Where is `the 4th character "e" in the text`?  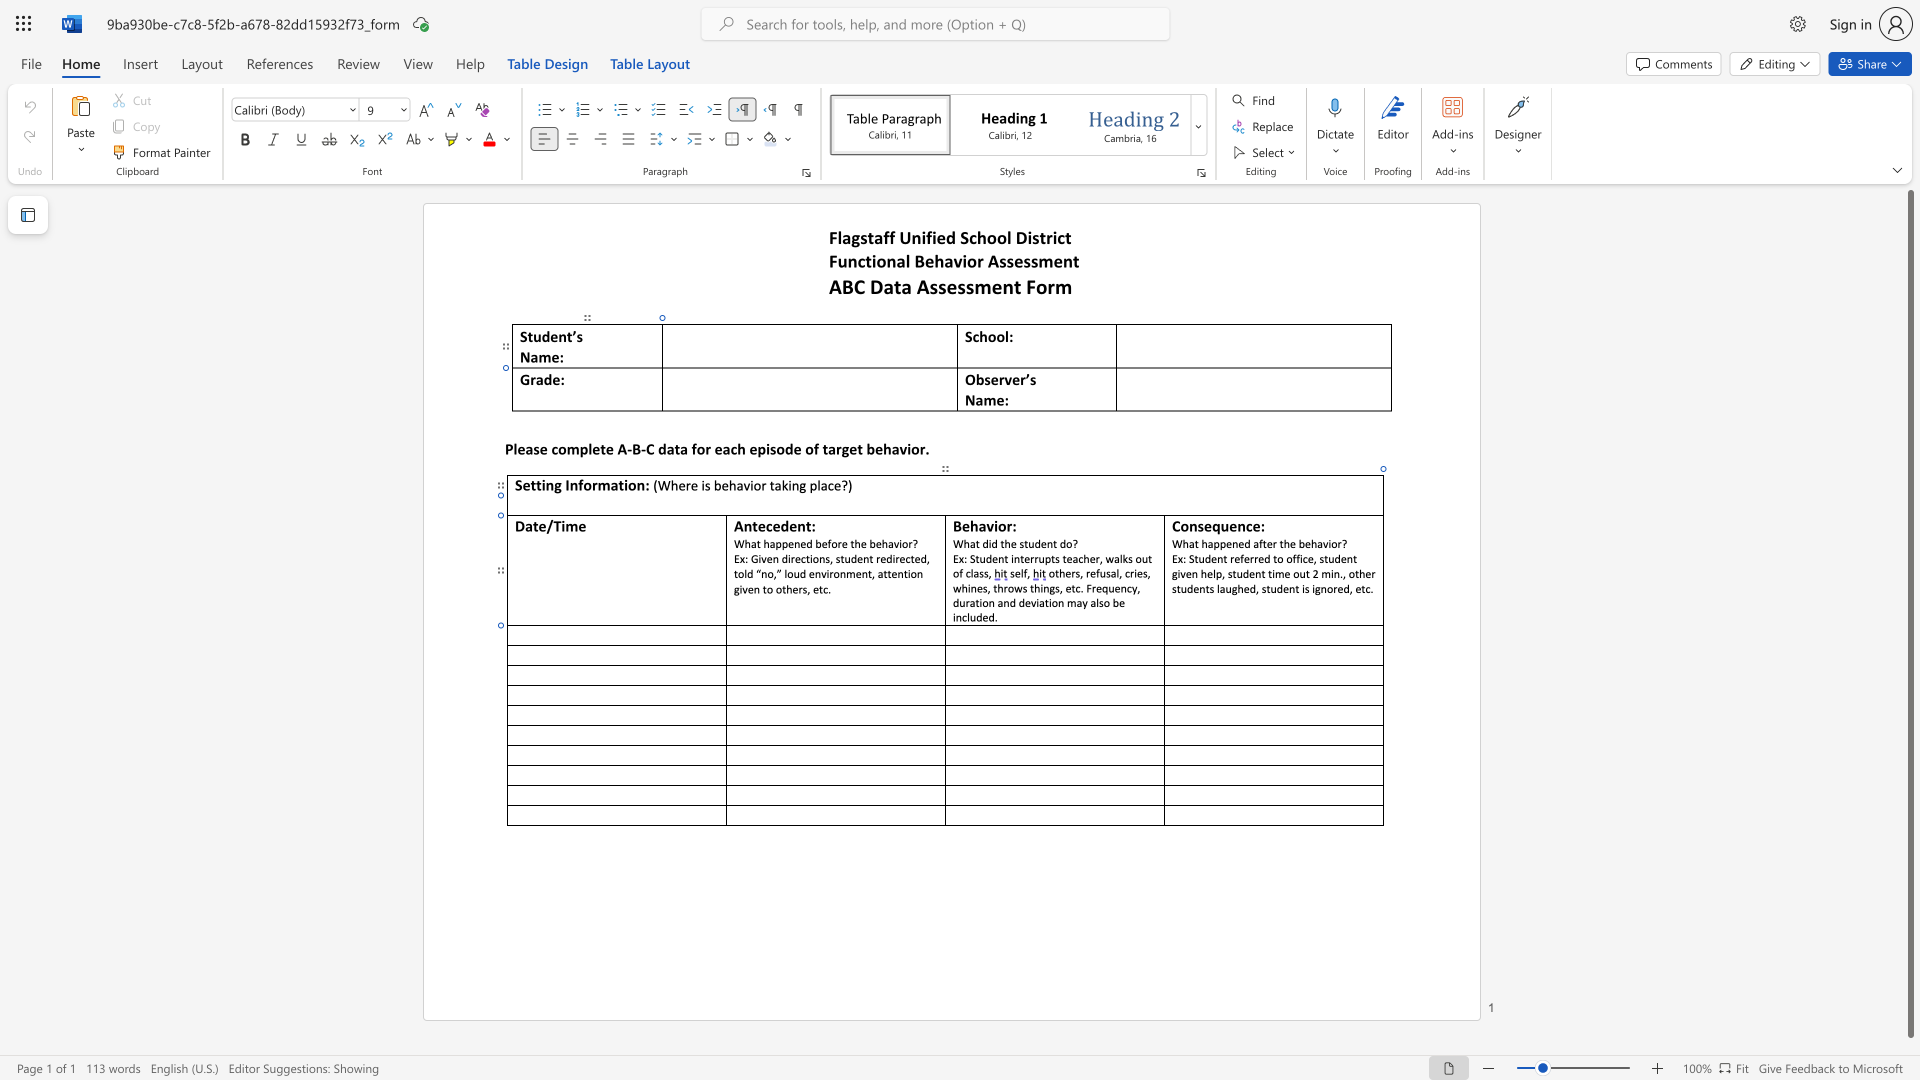 the 4th character "e" in the text is located at coordinates (1292, 543).